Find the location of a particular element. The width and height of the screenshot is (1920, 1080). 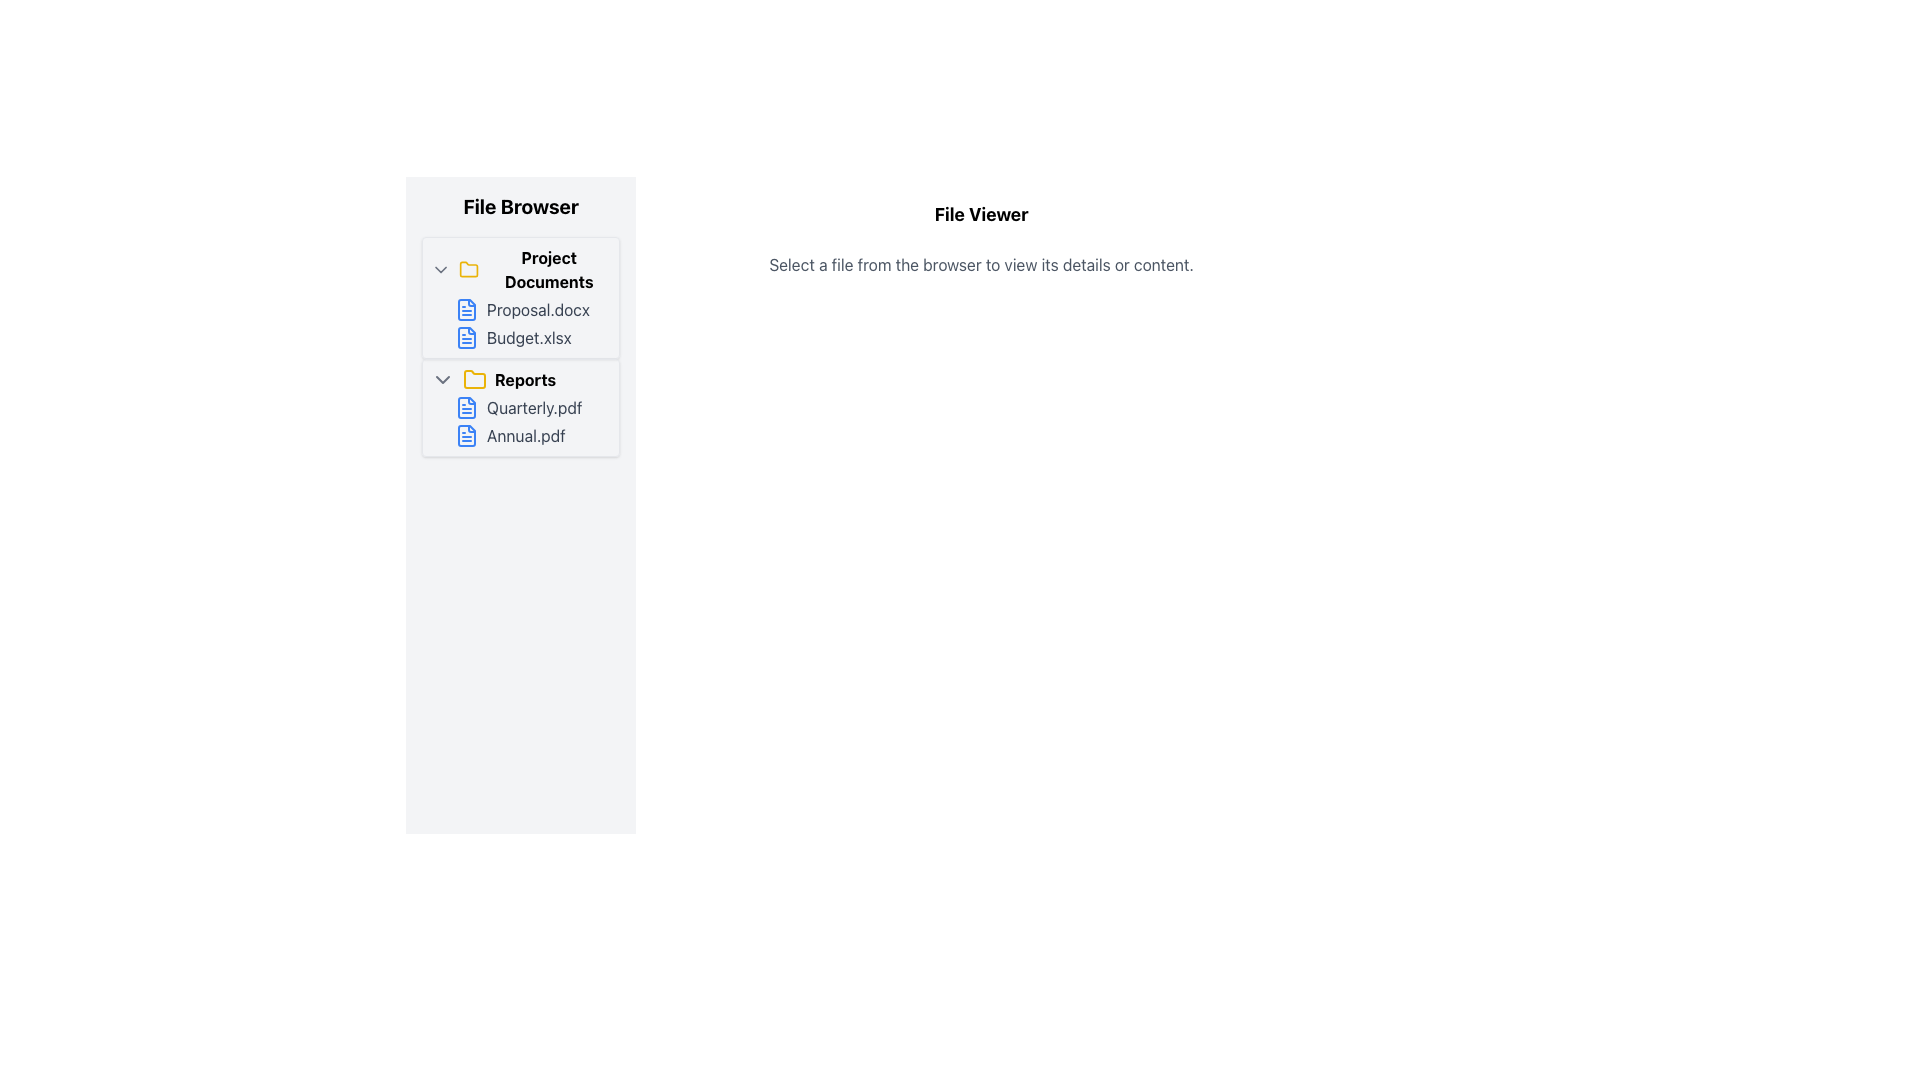

the downward chevron icon in muted gray tone located to the left of the 'Reports' text to indicate its functionality is located at coordinates (441, 380).